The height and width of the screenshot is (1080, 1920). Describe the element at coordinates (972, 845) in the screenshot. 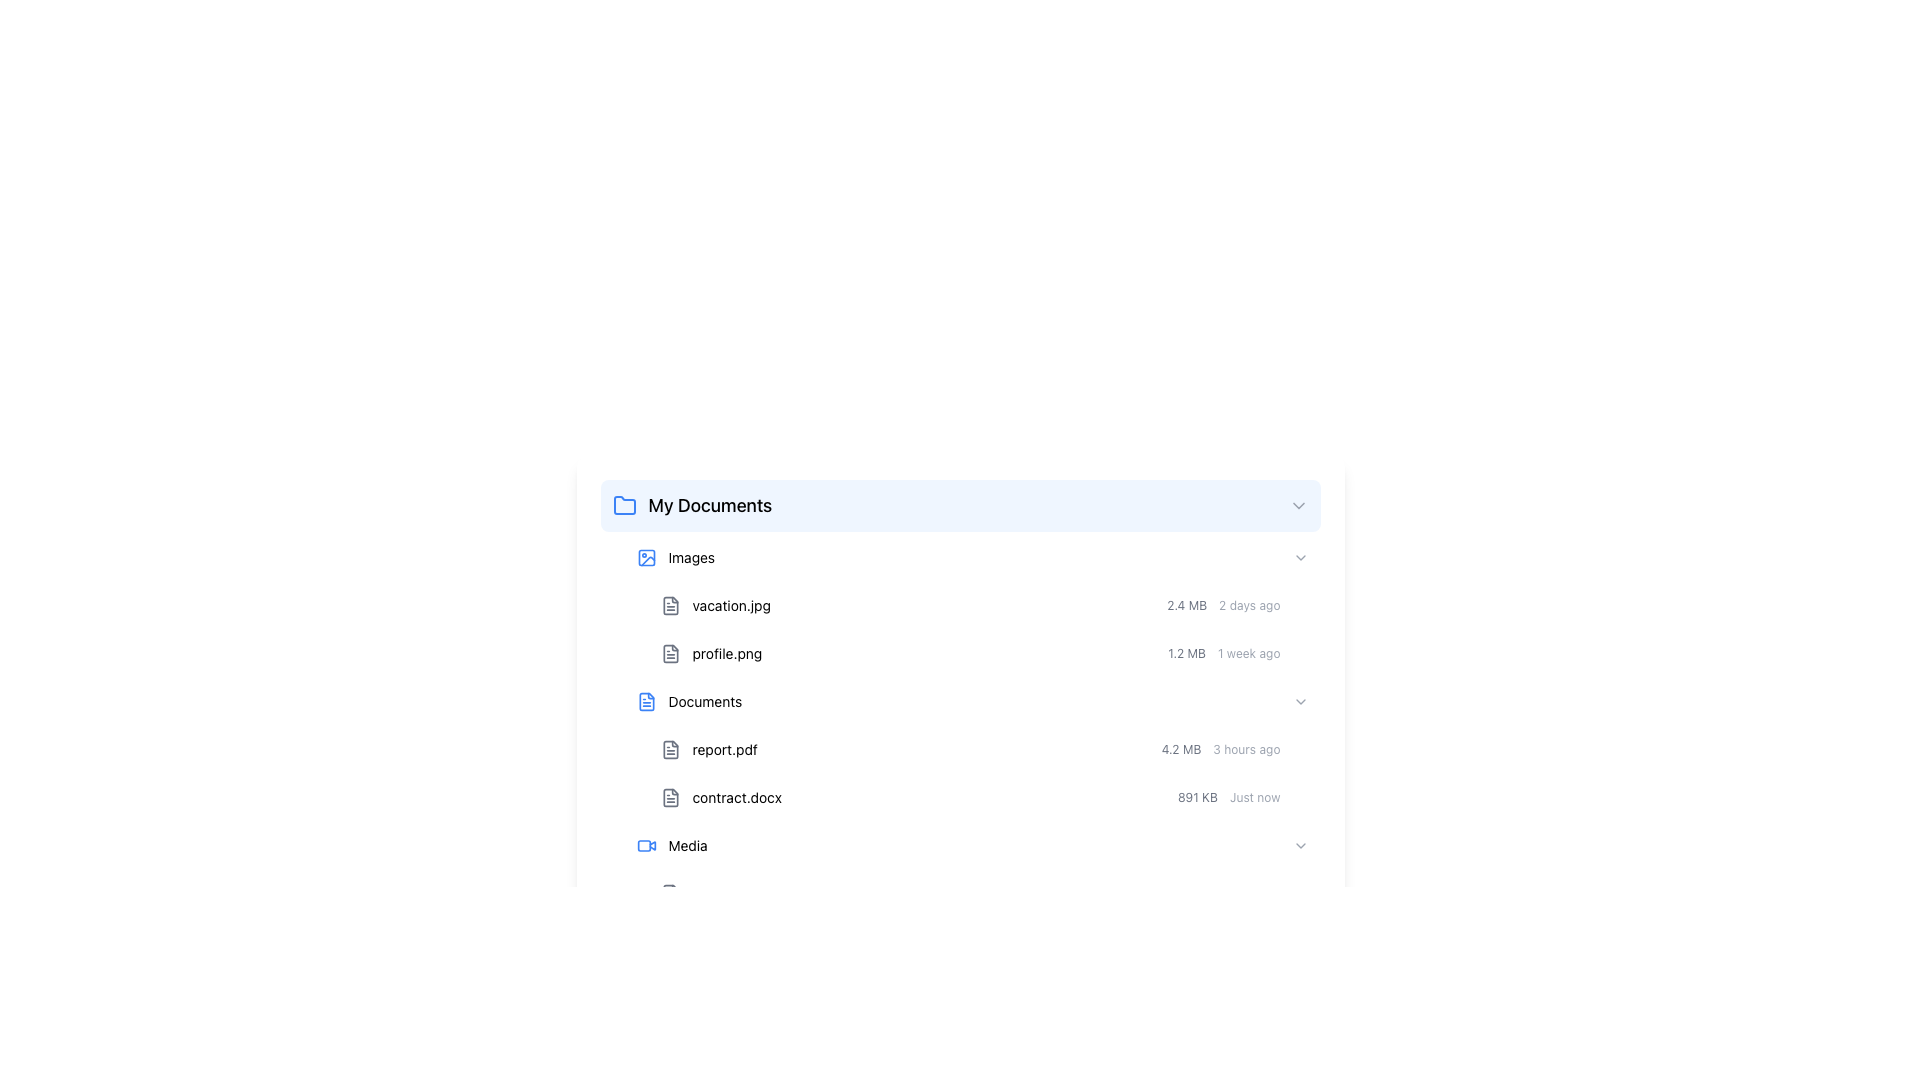

I see `the expandable arrow of the 'Media' folder item in the interactive list under 'My Documents'` at that location.